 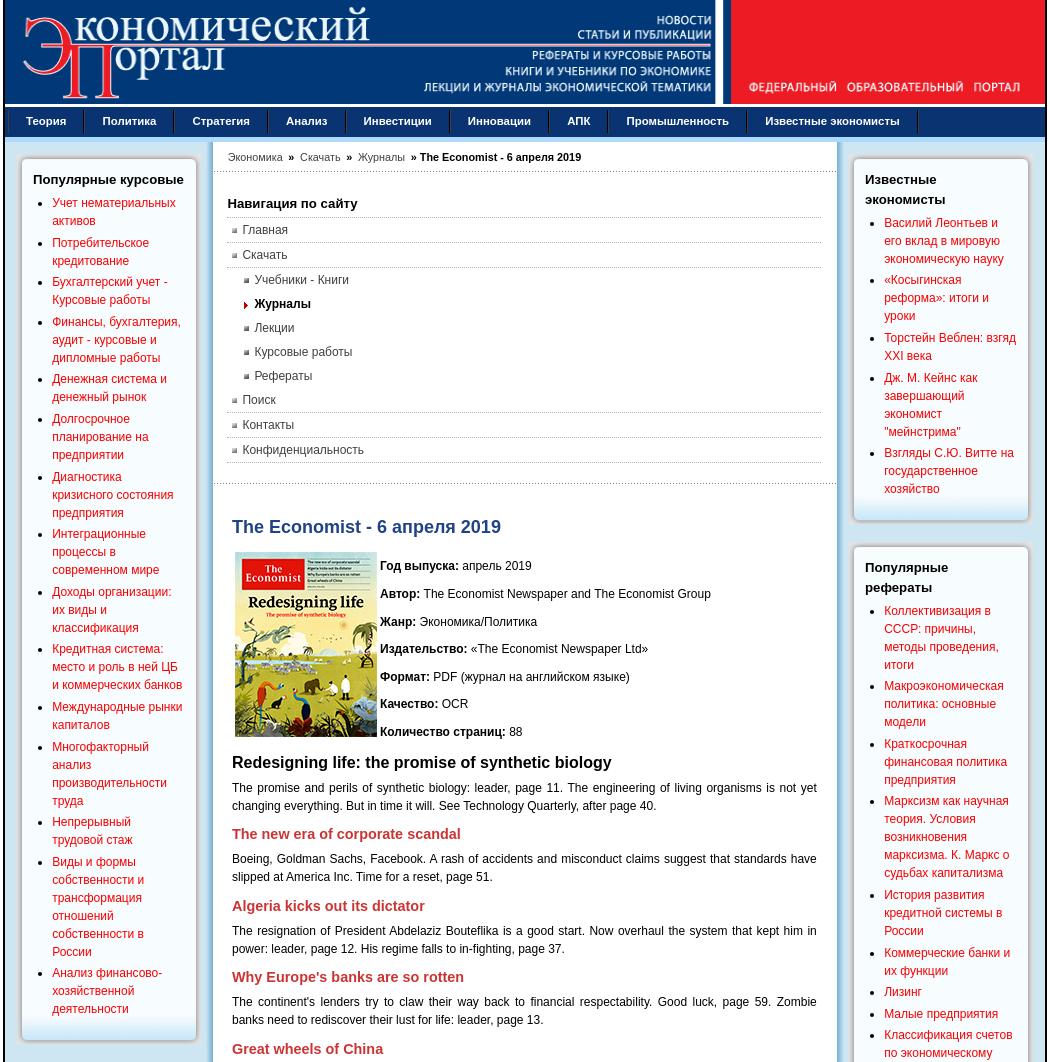 What do you see at coordinates (422, 648) in the screenshot?
I see `'Издательство:'` at bounding box center [422, 648].